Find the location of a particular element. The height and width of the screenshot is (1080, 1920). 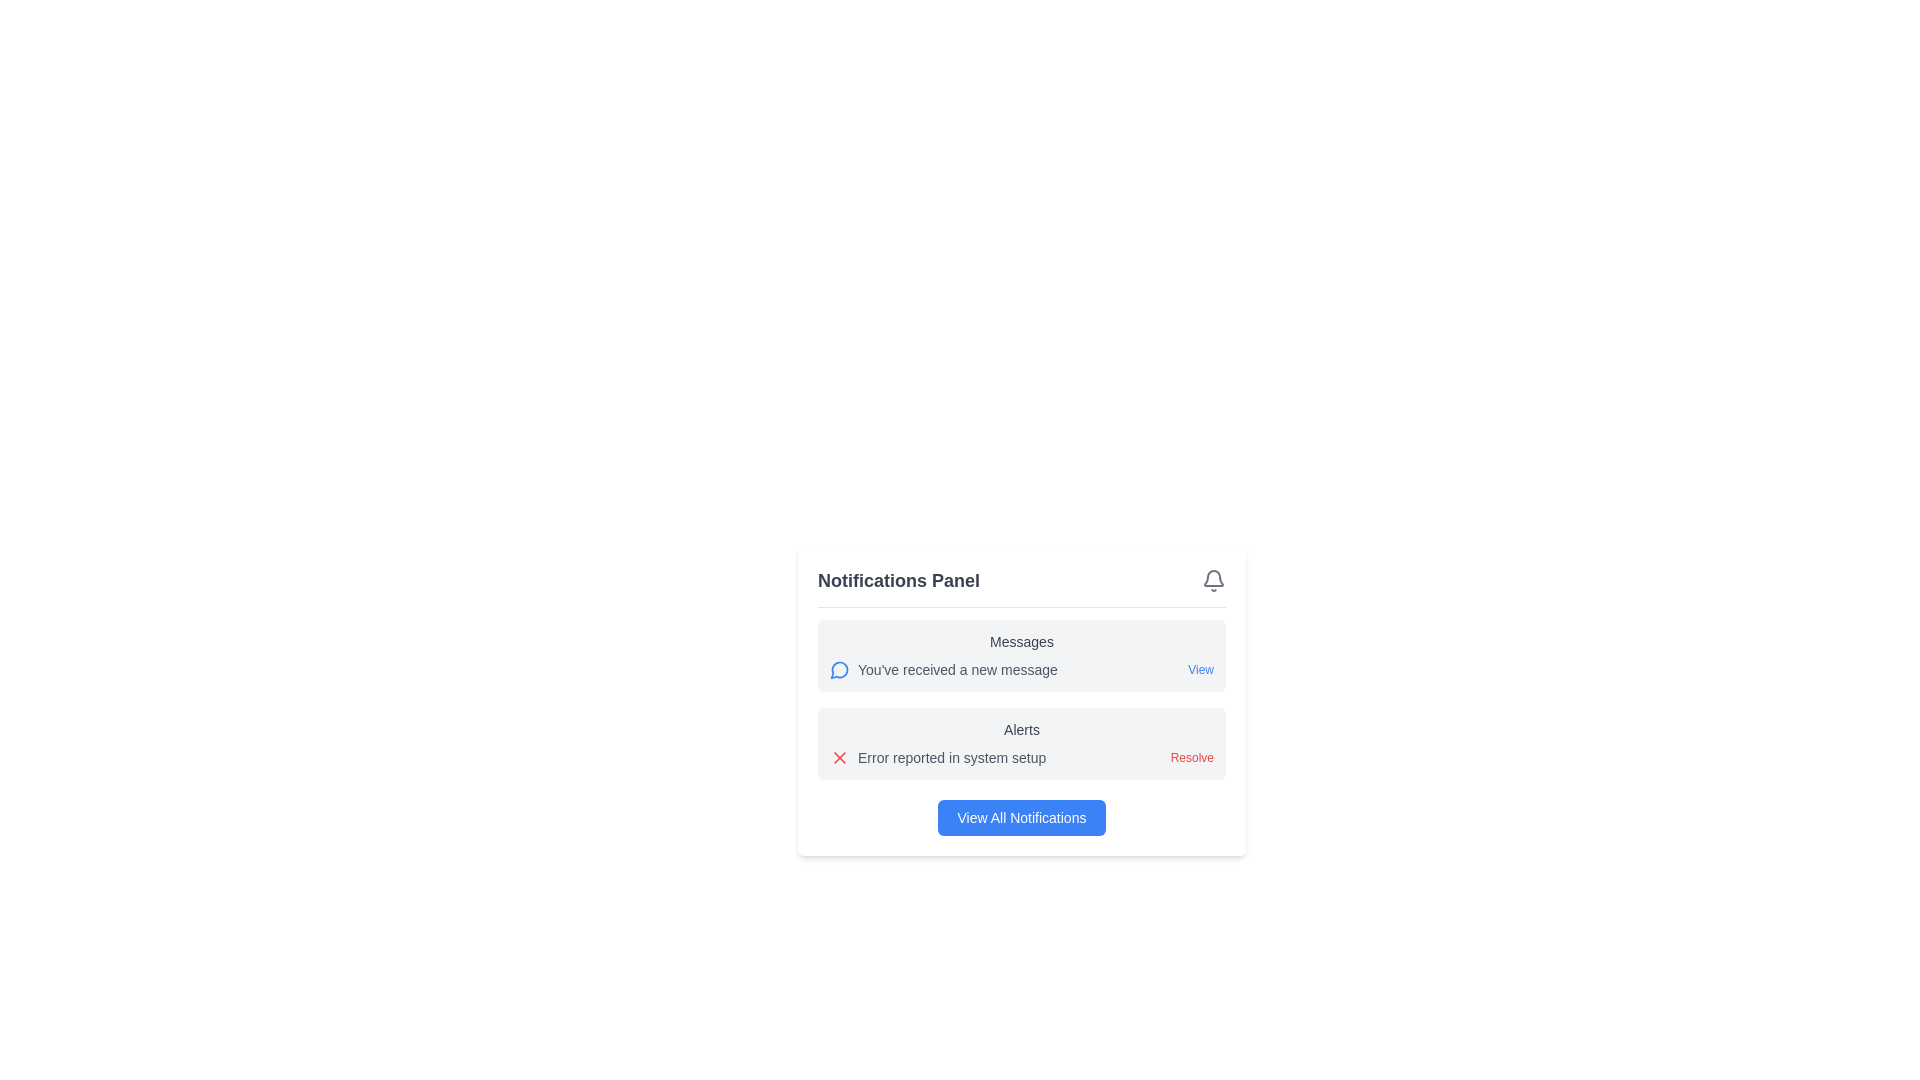

the text snippet displaying 'Error reported in system setup' in the Alerts area is located at coordinates (951, 758).